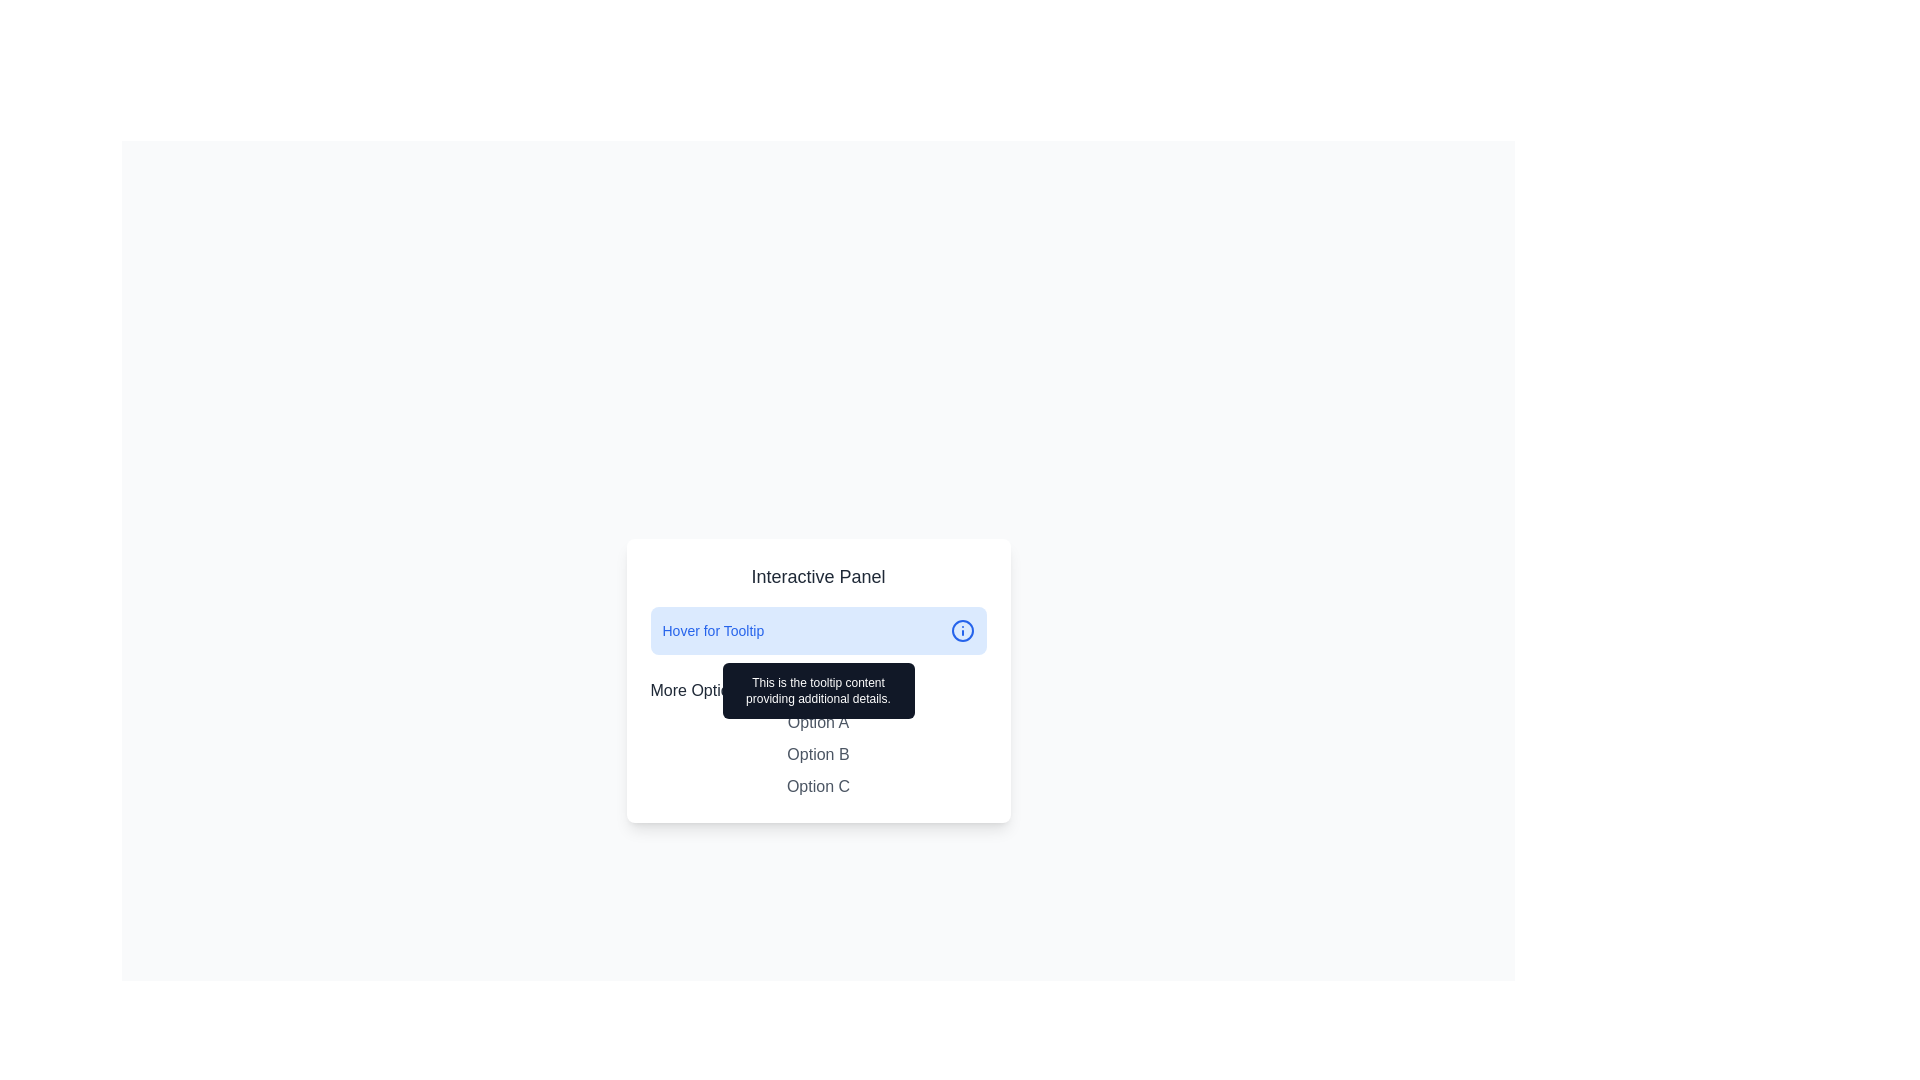  Describe the element at coordinates (818, 755) in the screenshot. I see `the text label displaying 'Option B', which is the second option in a vertically stacked list` at that location.